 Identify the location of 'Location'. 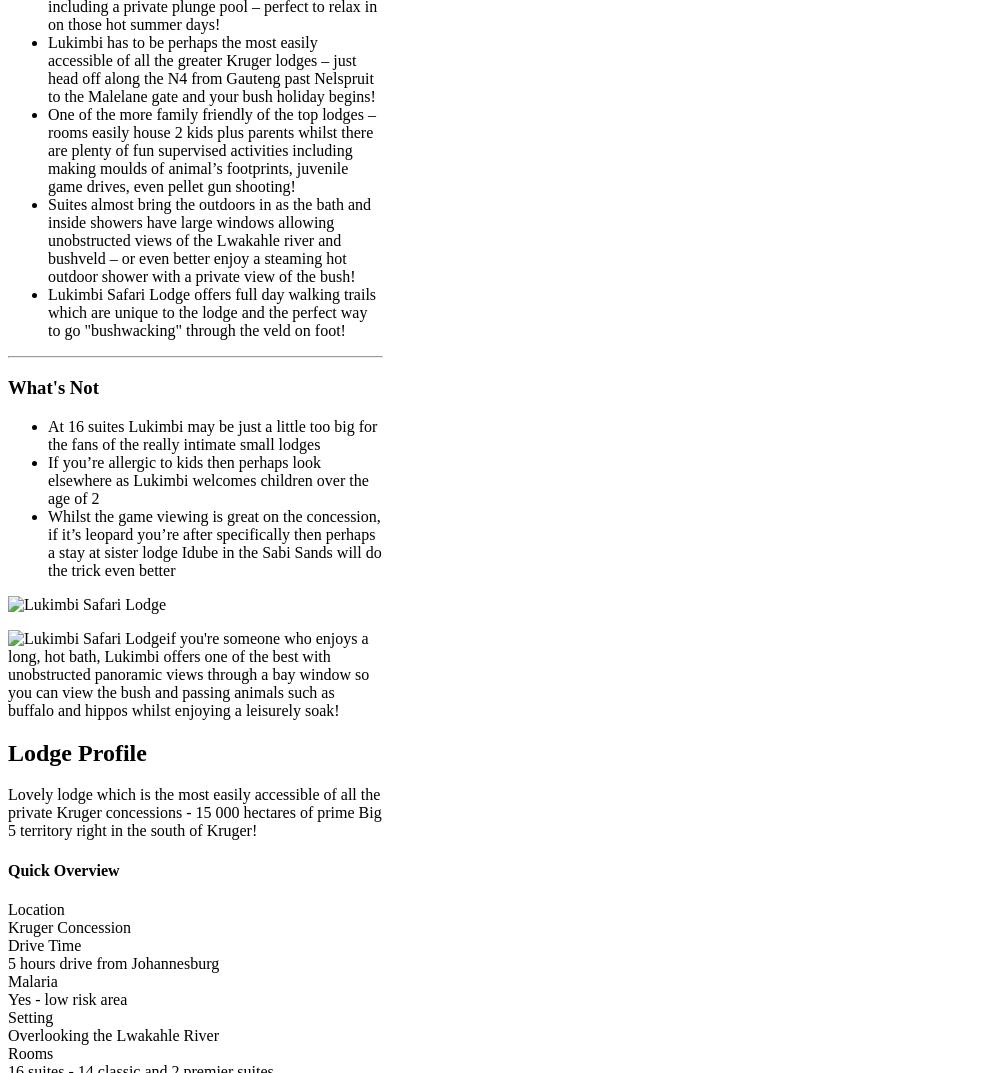
(36, 909).